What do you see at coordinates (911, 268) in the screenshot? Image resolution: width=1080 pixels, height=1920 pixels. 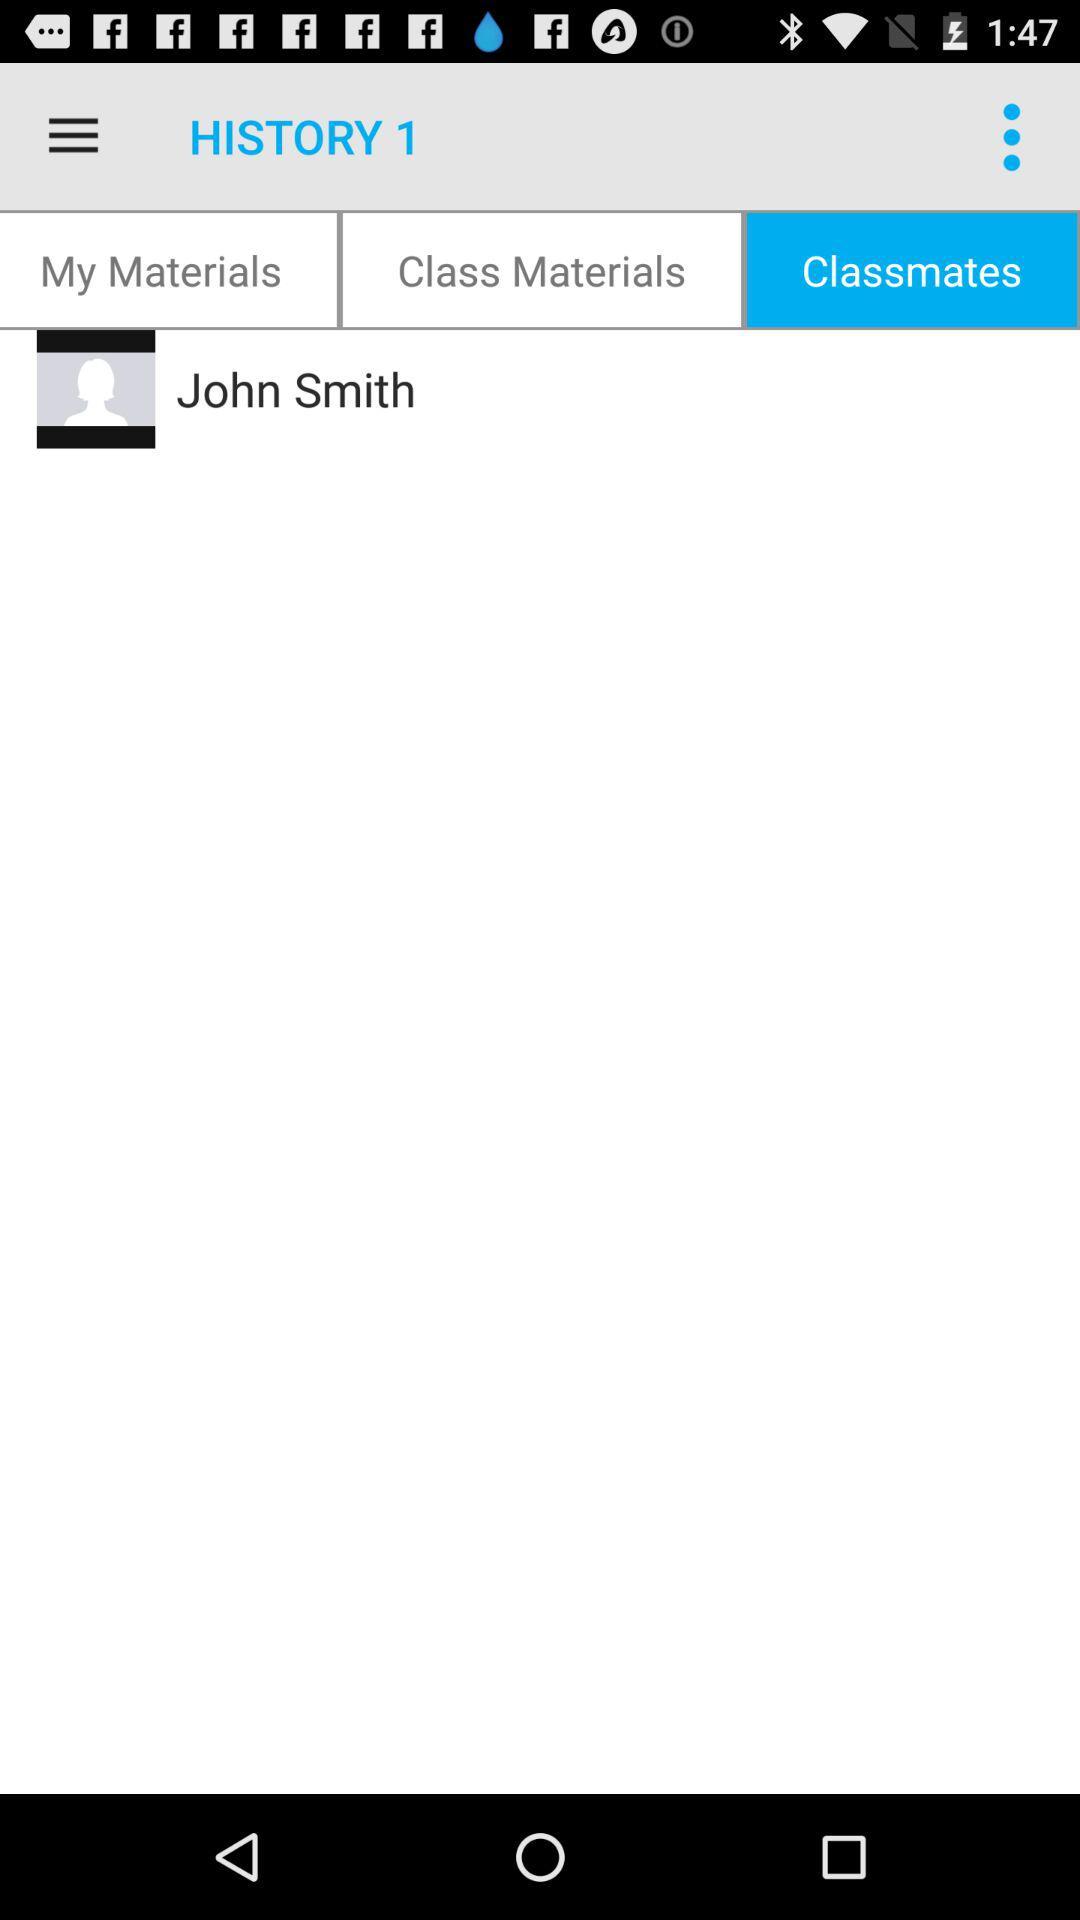 I see `item above the john smith` at bounding box center [911, 268].